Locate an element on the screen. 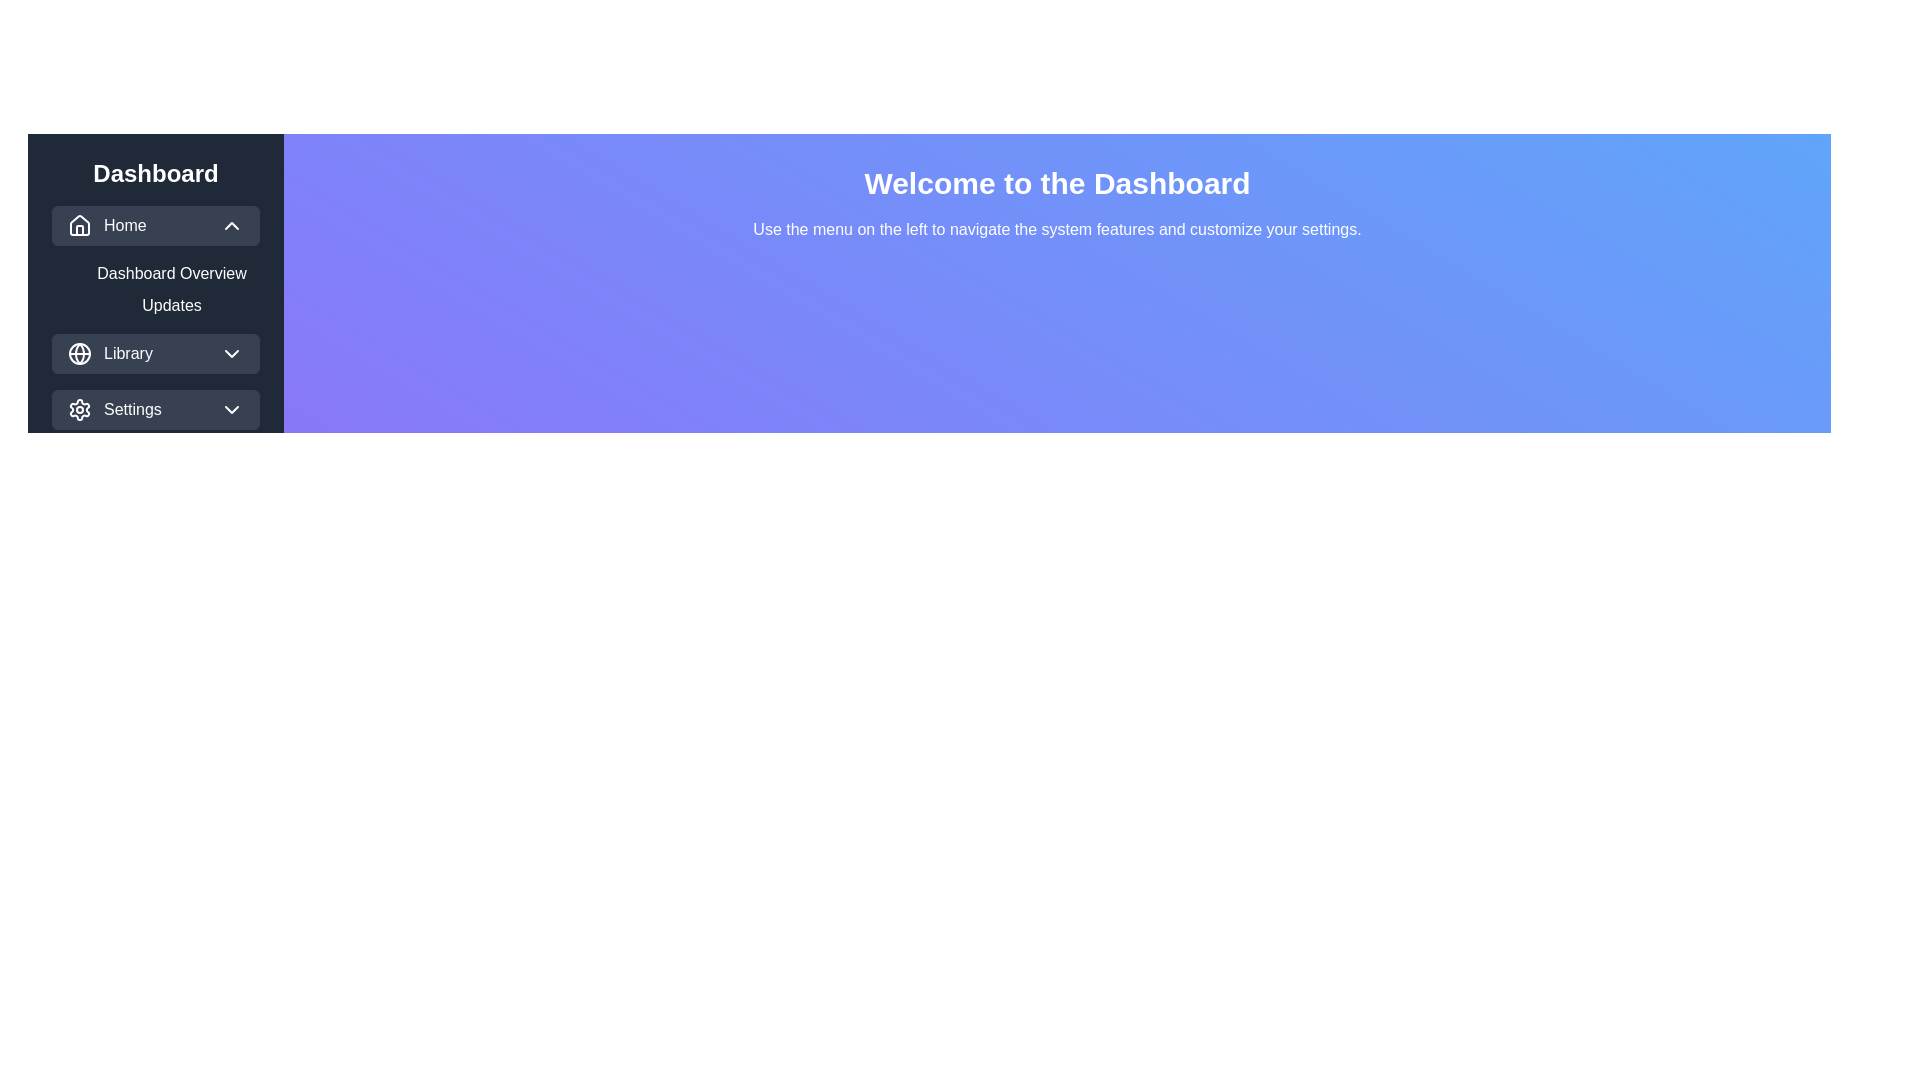 The image size is (1920, 1080). the 'Updates' text label in the 'Dashboard Overview' menu to change its color is located at coordinates (155, 316).